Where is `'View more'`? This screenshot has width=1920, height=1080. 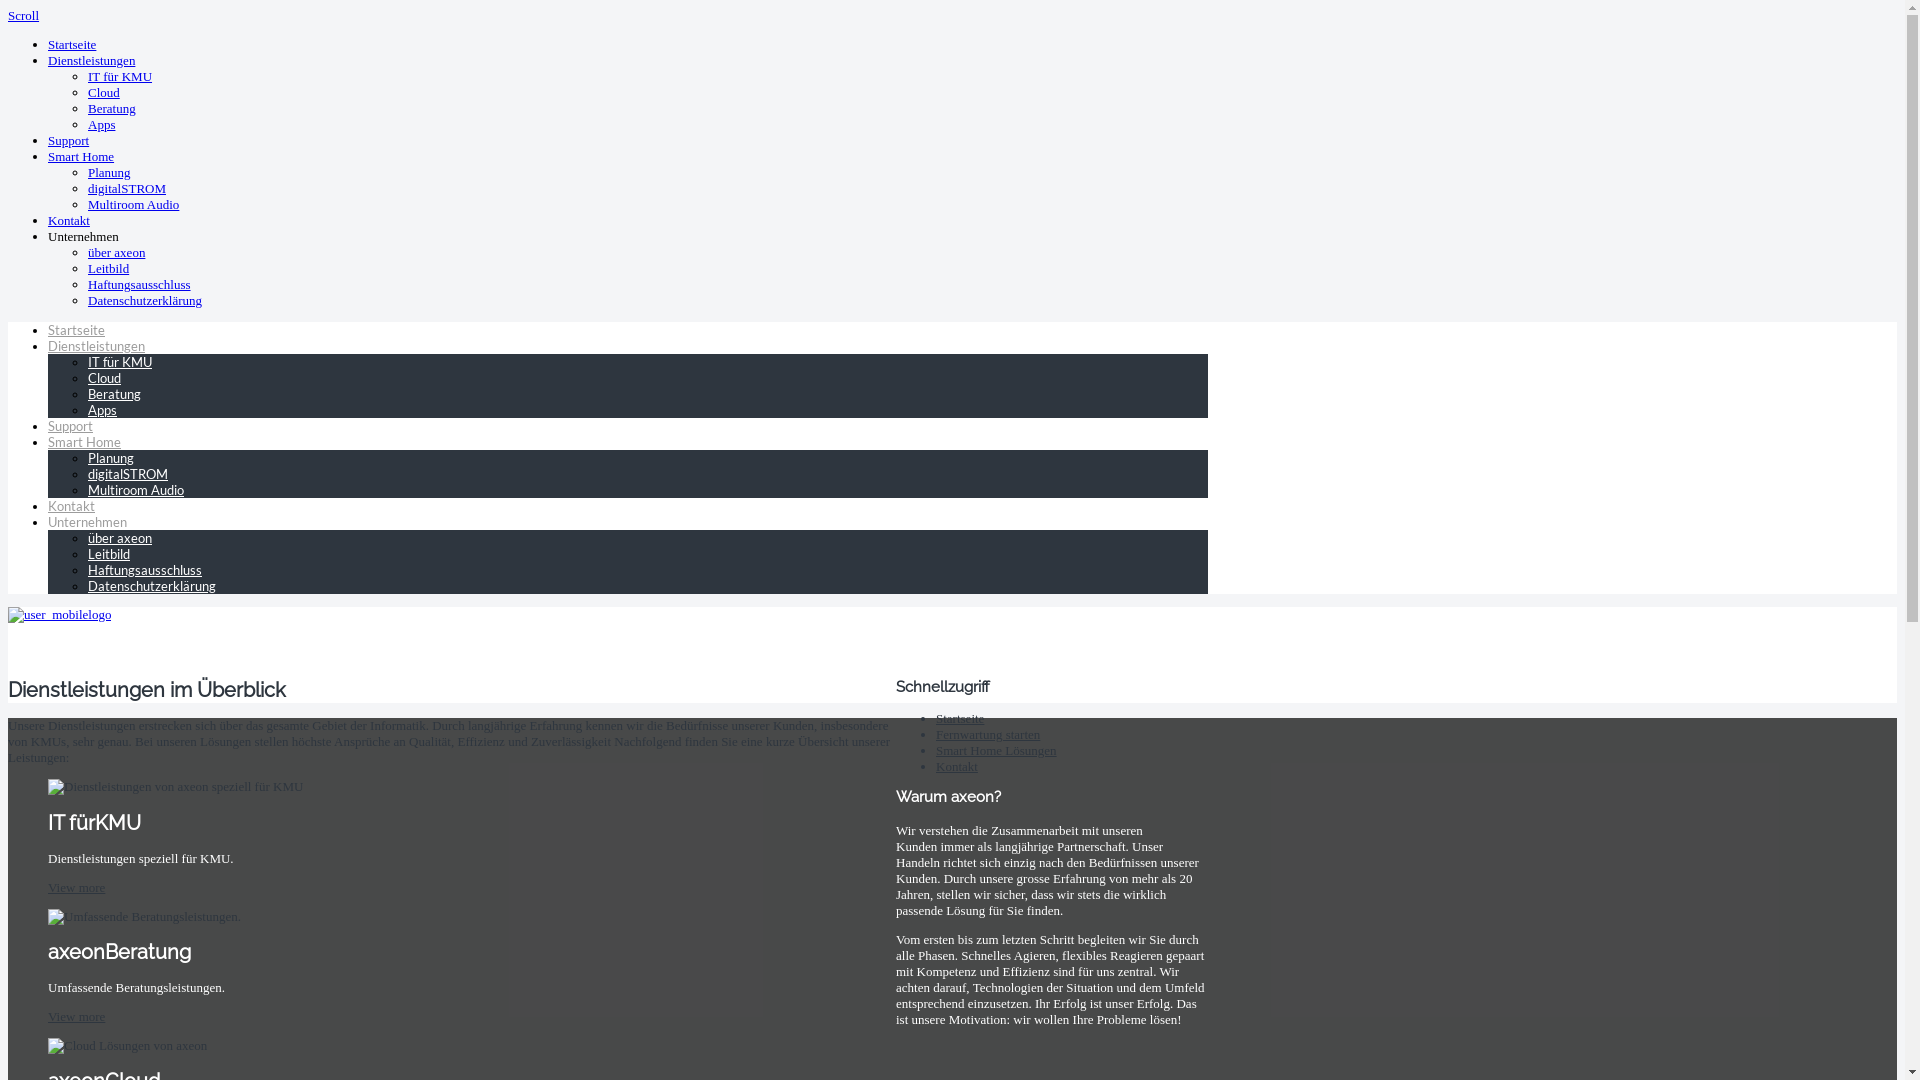 'View more' is located at coordinates (76, 1016).